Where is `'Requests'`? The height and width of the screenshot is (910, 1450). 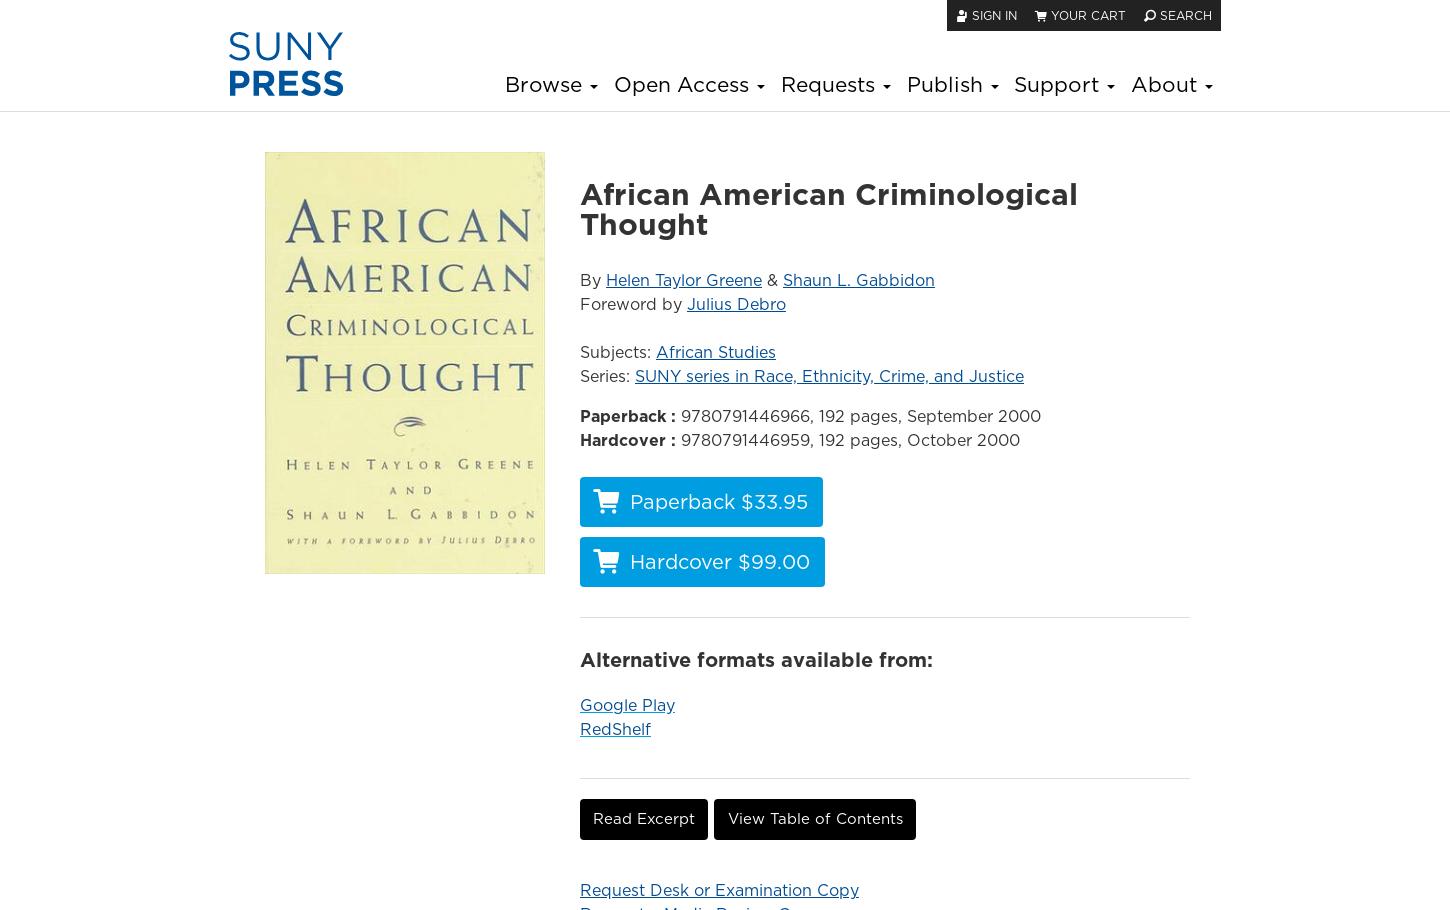 'Requests' is located at coordinates (829, 83).